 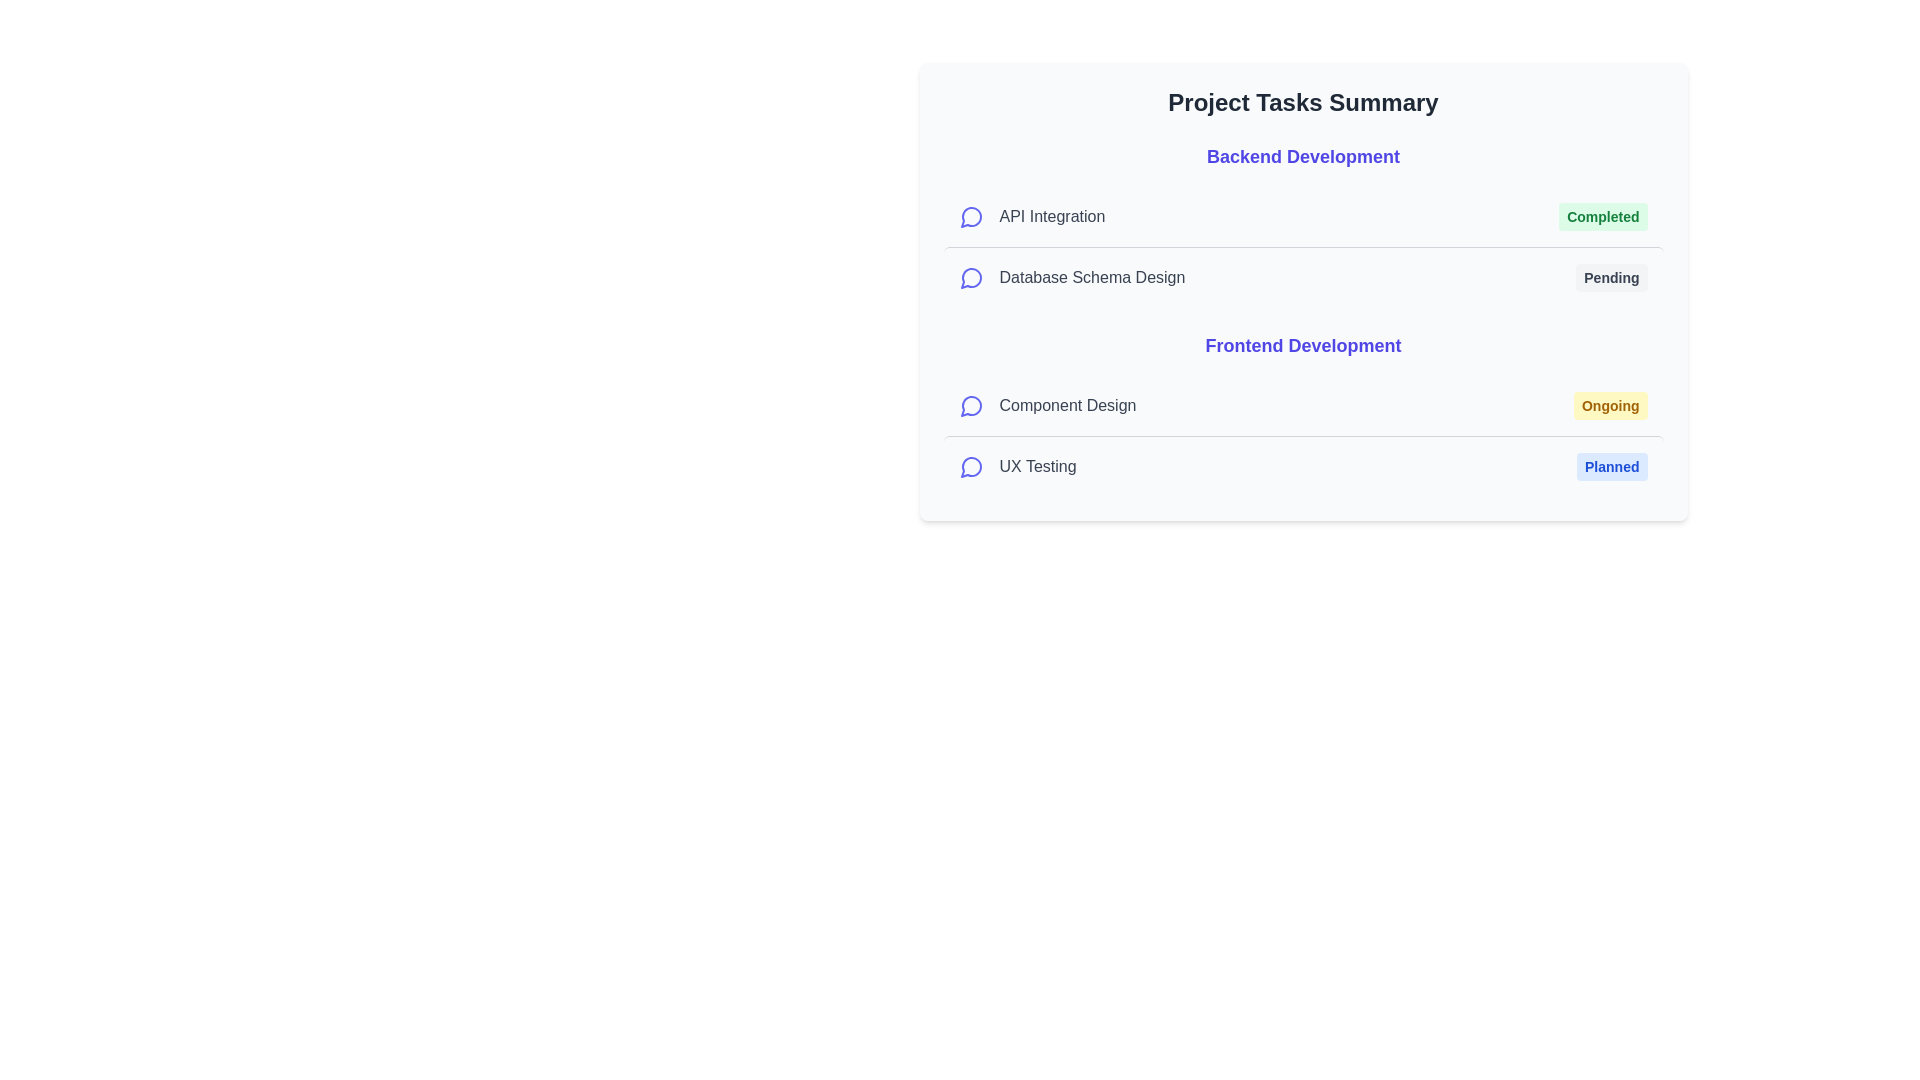 What do you see at coordinates (1303, 405) in the screenshot?
I see `the first list item labeled 'Component Design' with the status badge 'Ongoing'` at bounding box center [1303, 405].